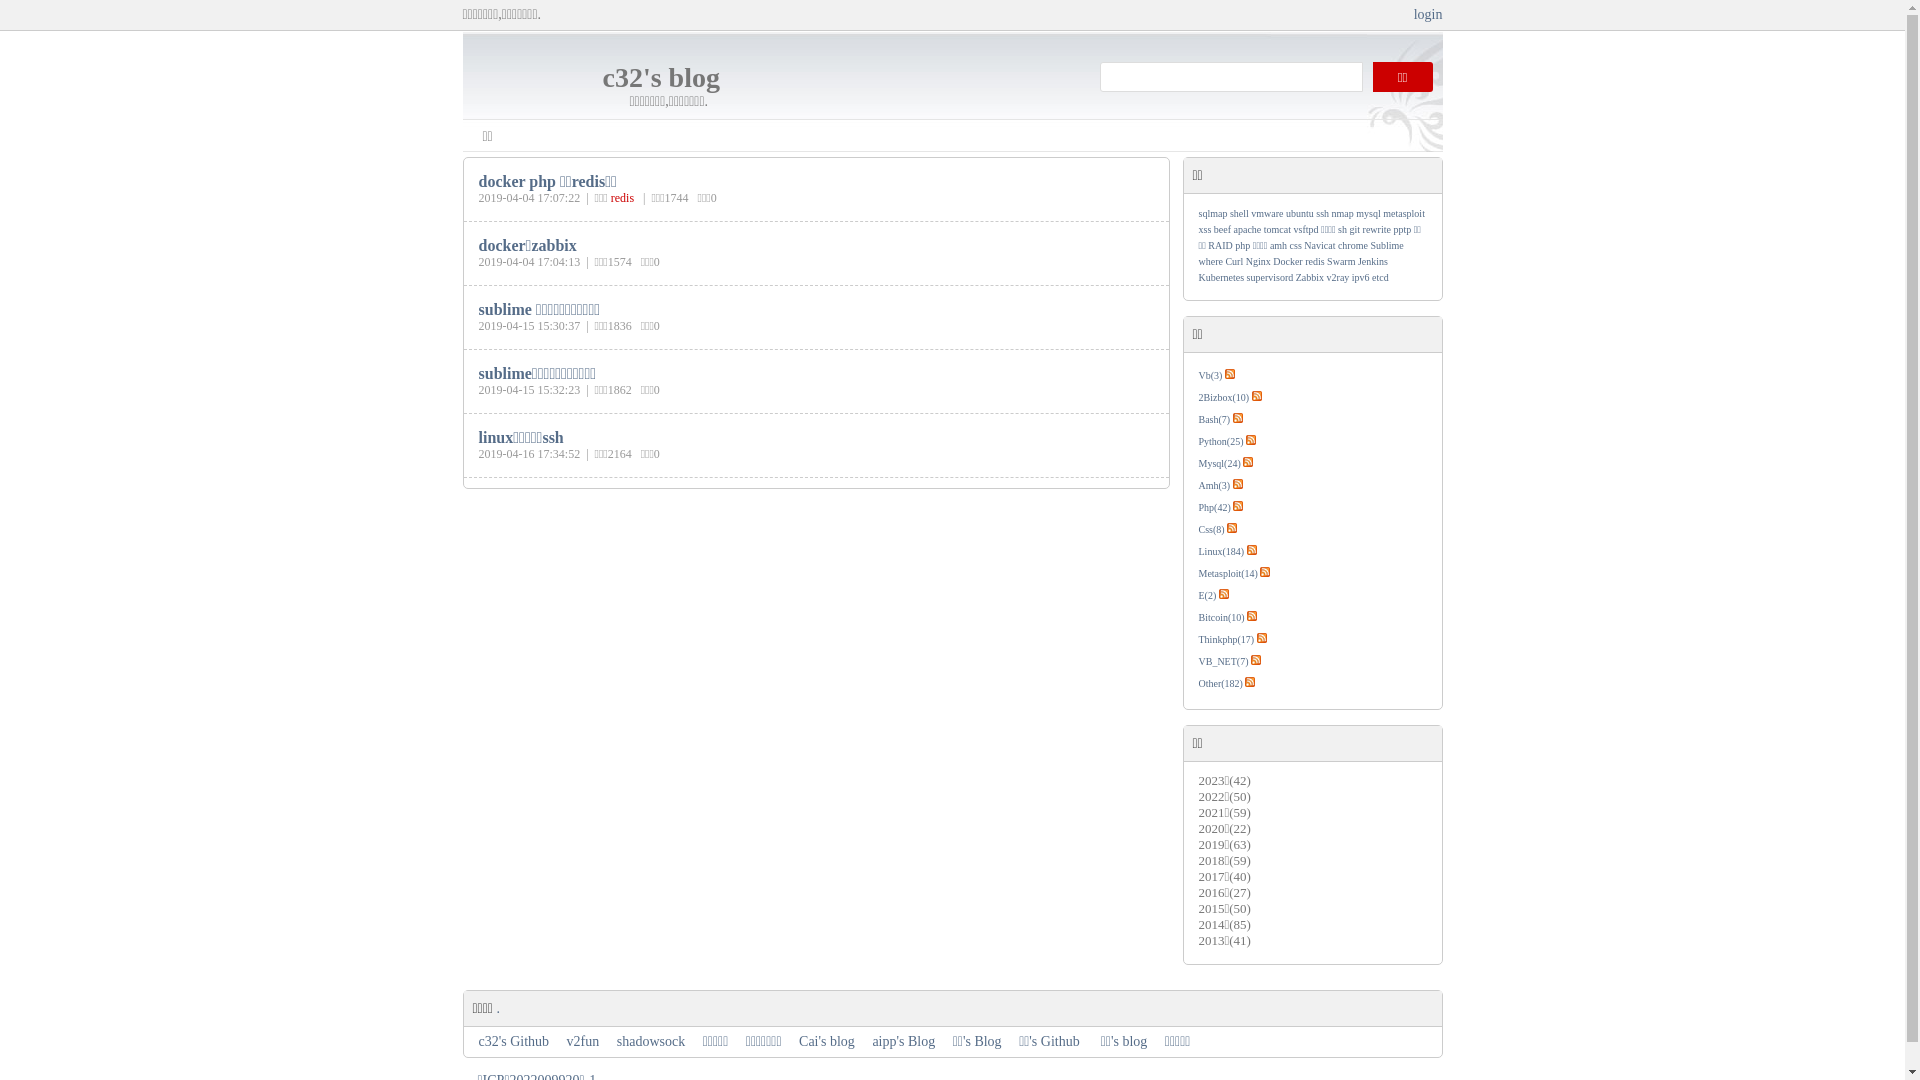  Describe the element at coordinates (1219, 440) in the screenshot. I see `'Python(25)'` at that location.